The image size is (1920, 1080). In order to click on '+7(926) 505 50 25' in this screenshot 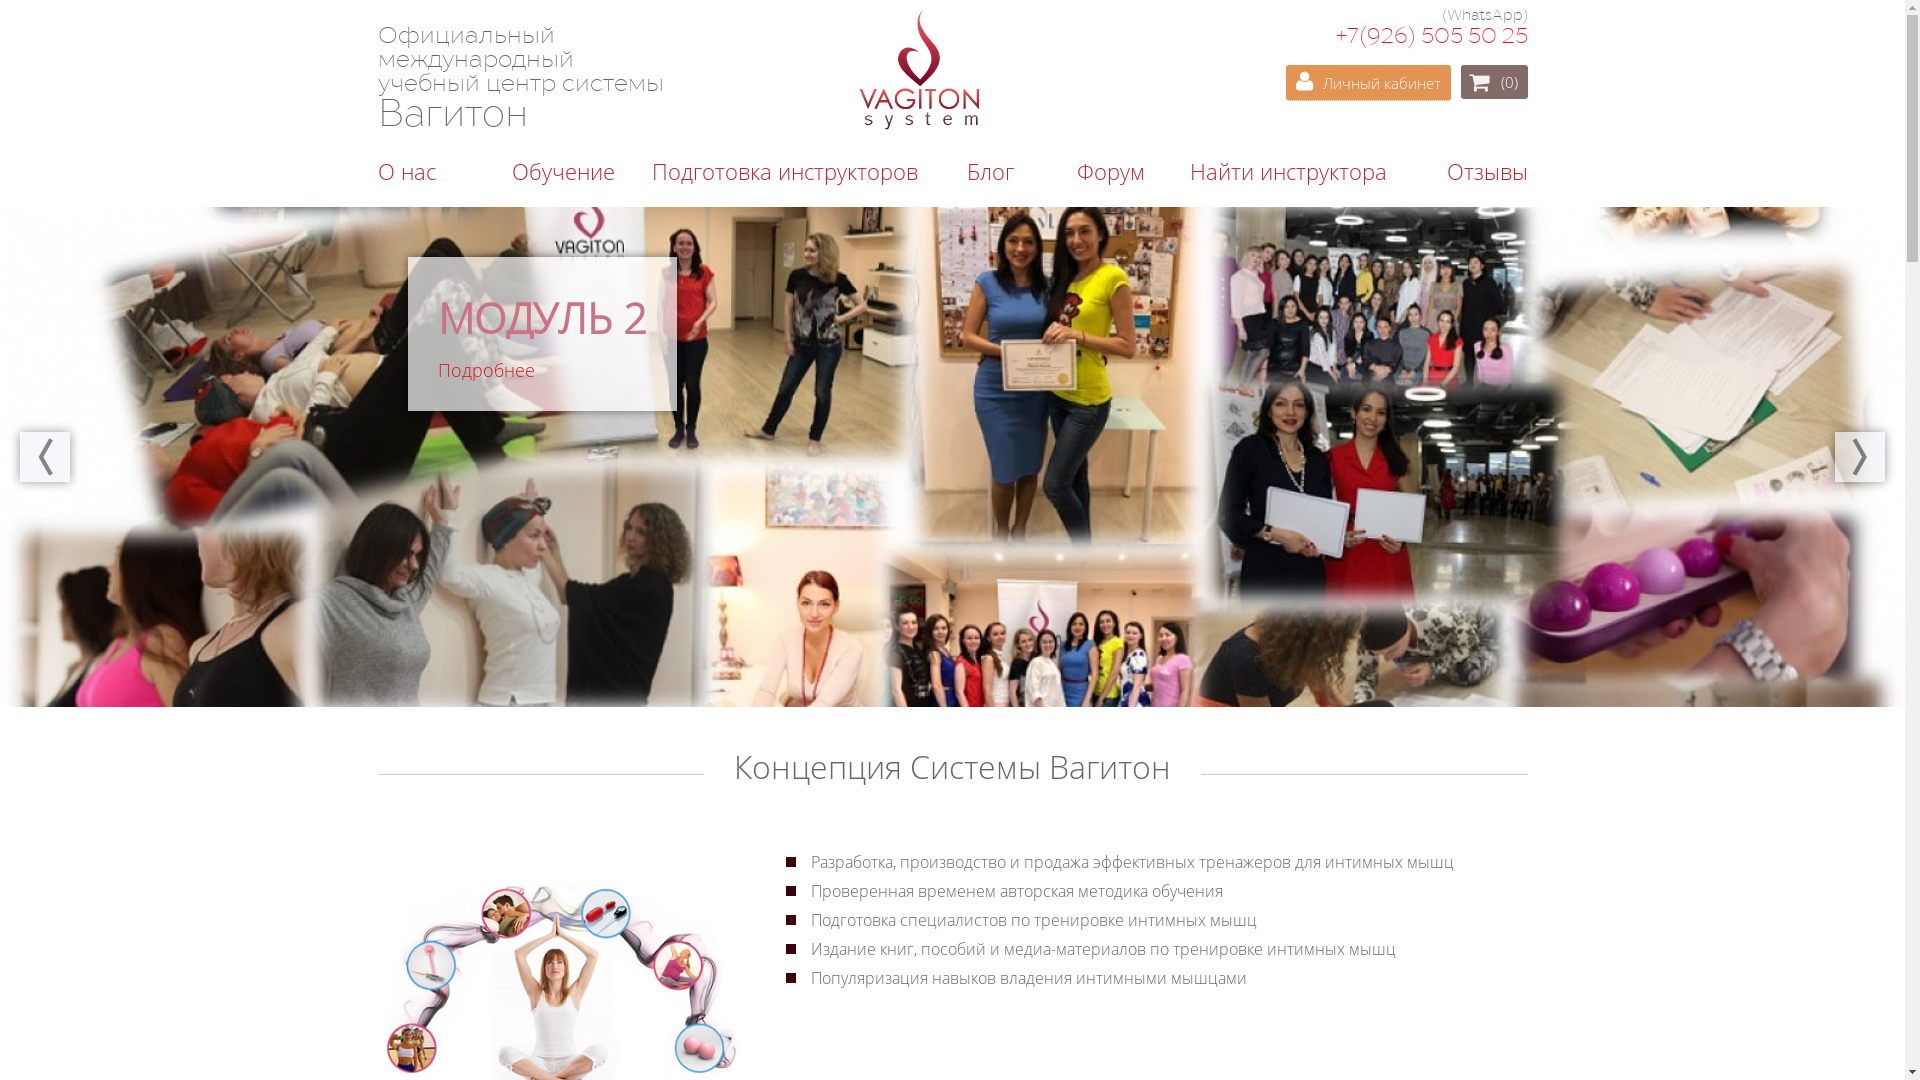, I will do `click(1430, 37)`.